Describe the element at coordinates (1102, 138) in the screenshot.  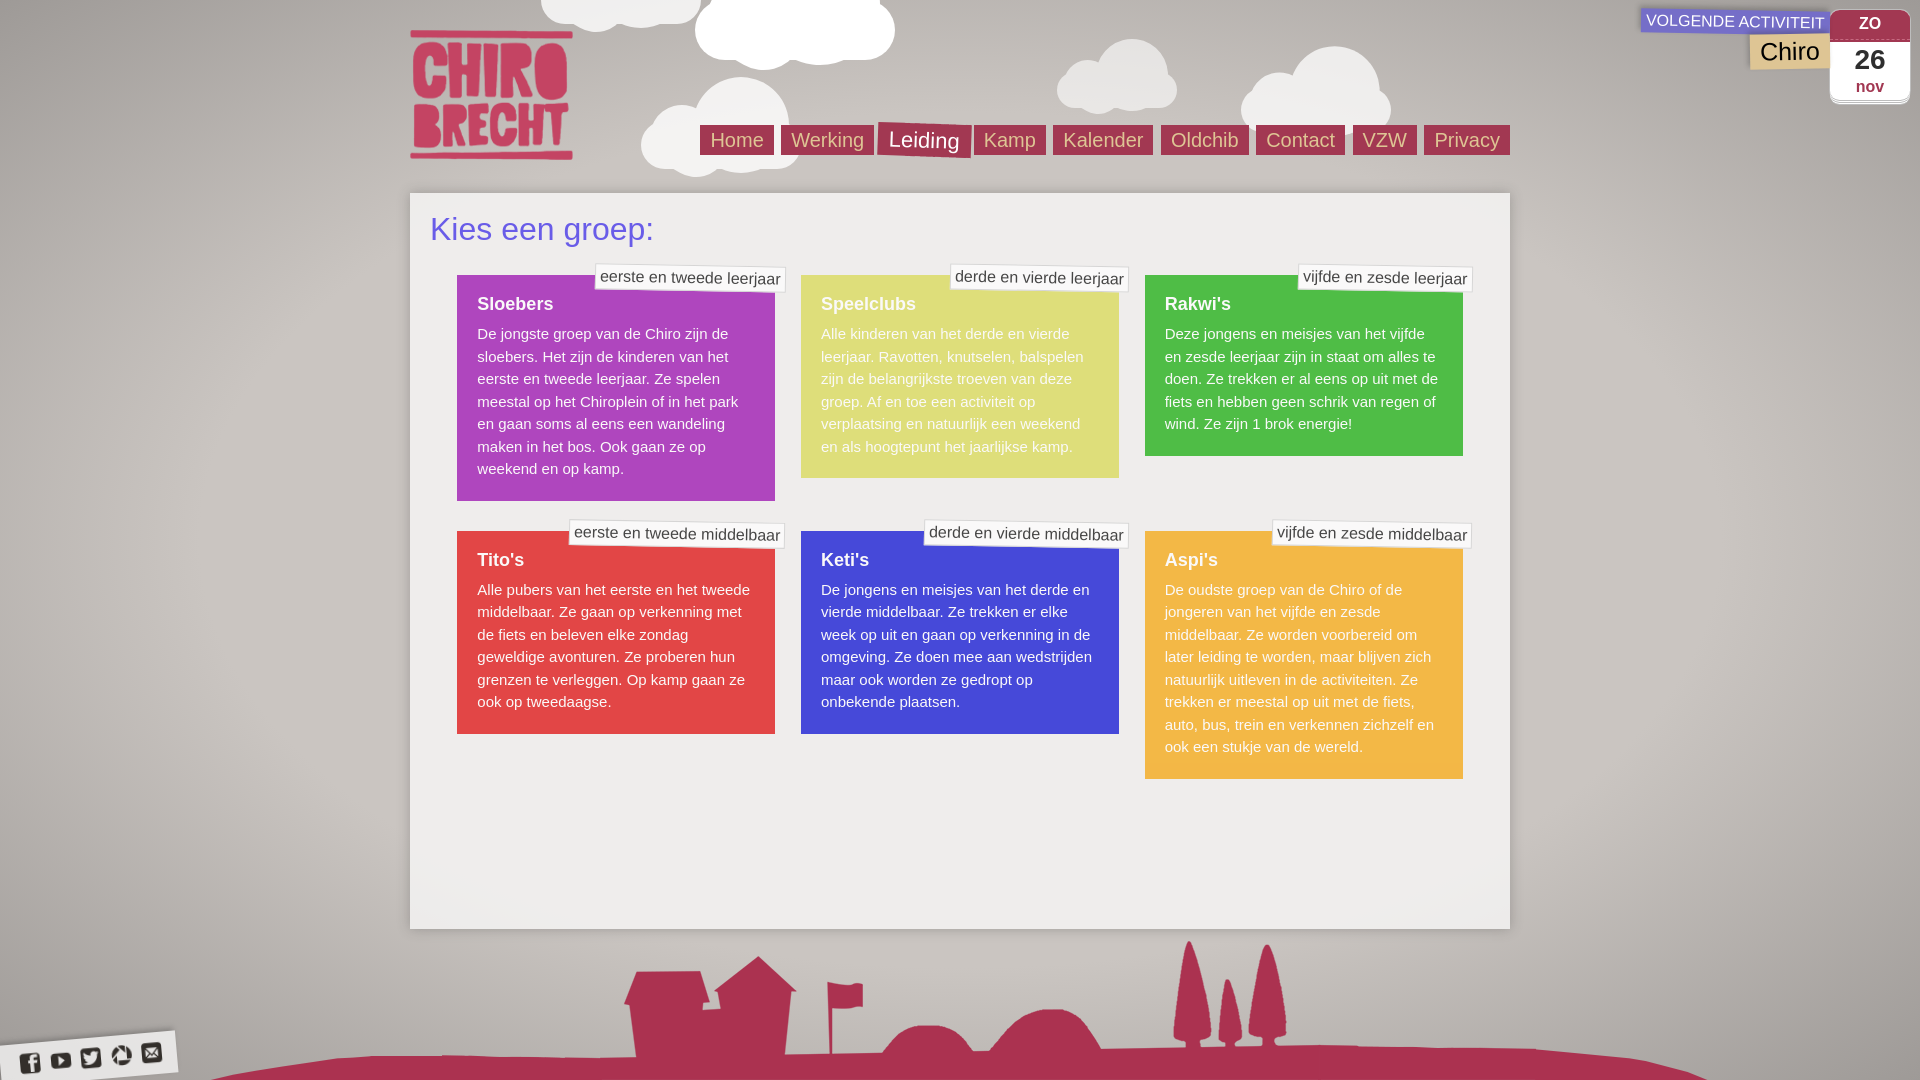
I see `'Kalender'` at that location.